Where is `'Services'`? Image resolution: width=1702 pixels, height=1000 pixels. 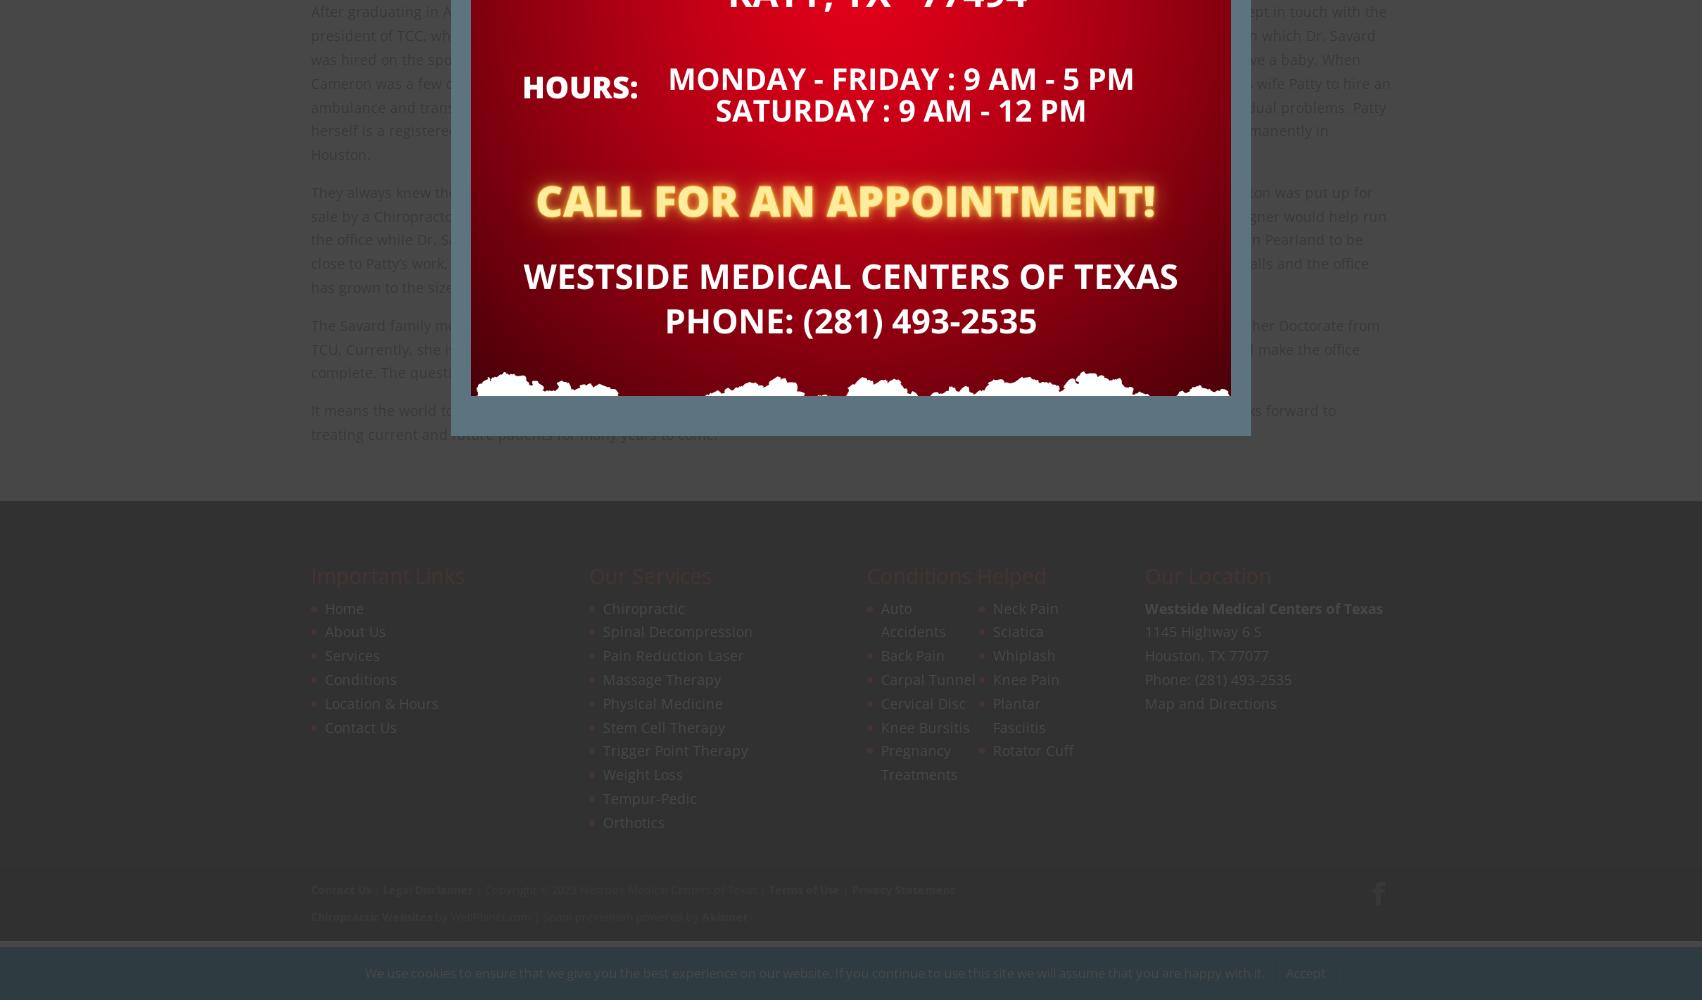
'Services' is located at coordinates (352, 655).